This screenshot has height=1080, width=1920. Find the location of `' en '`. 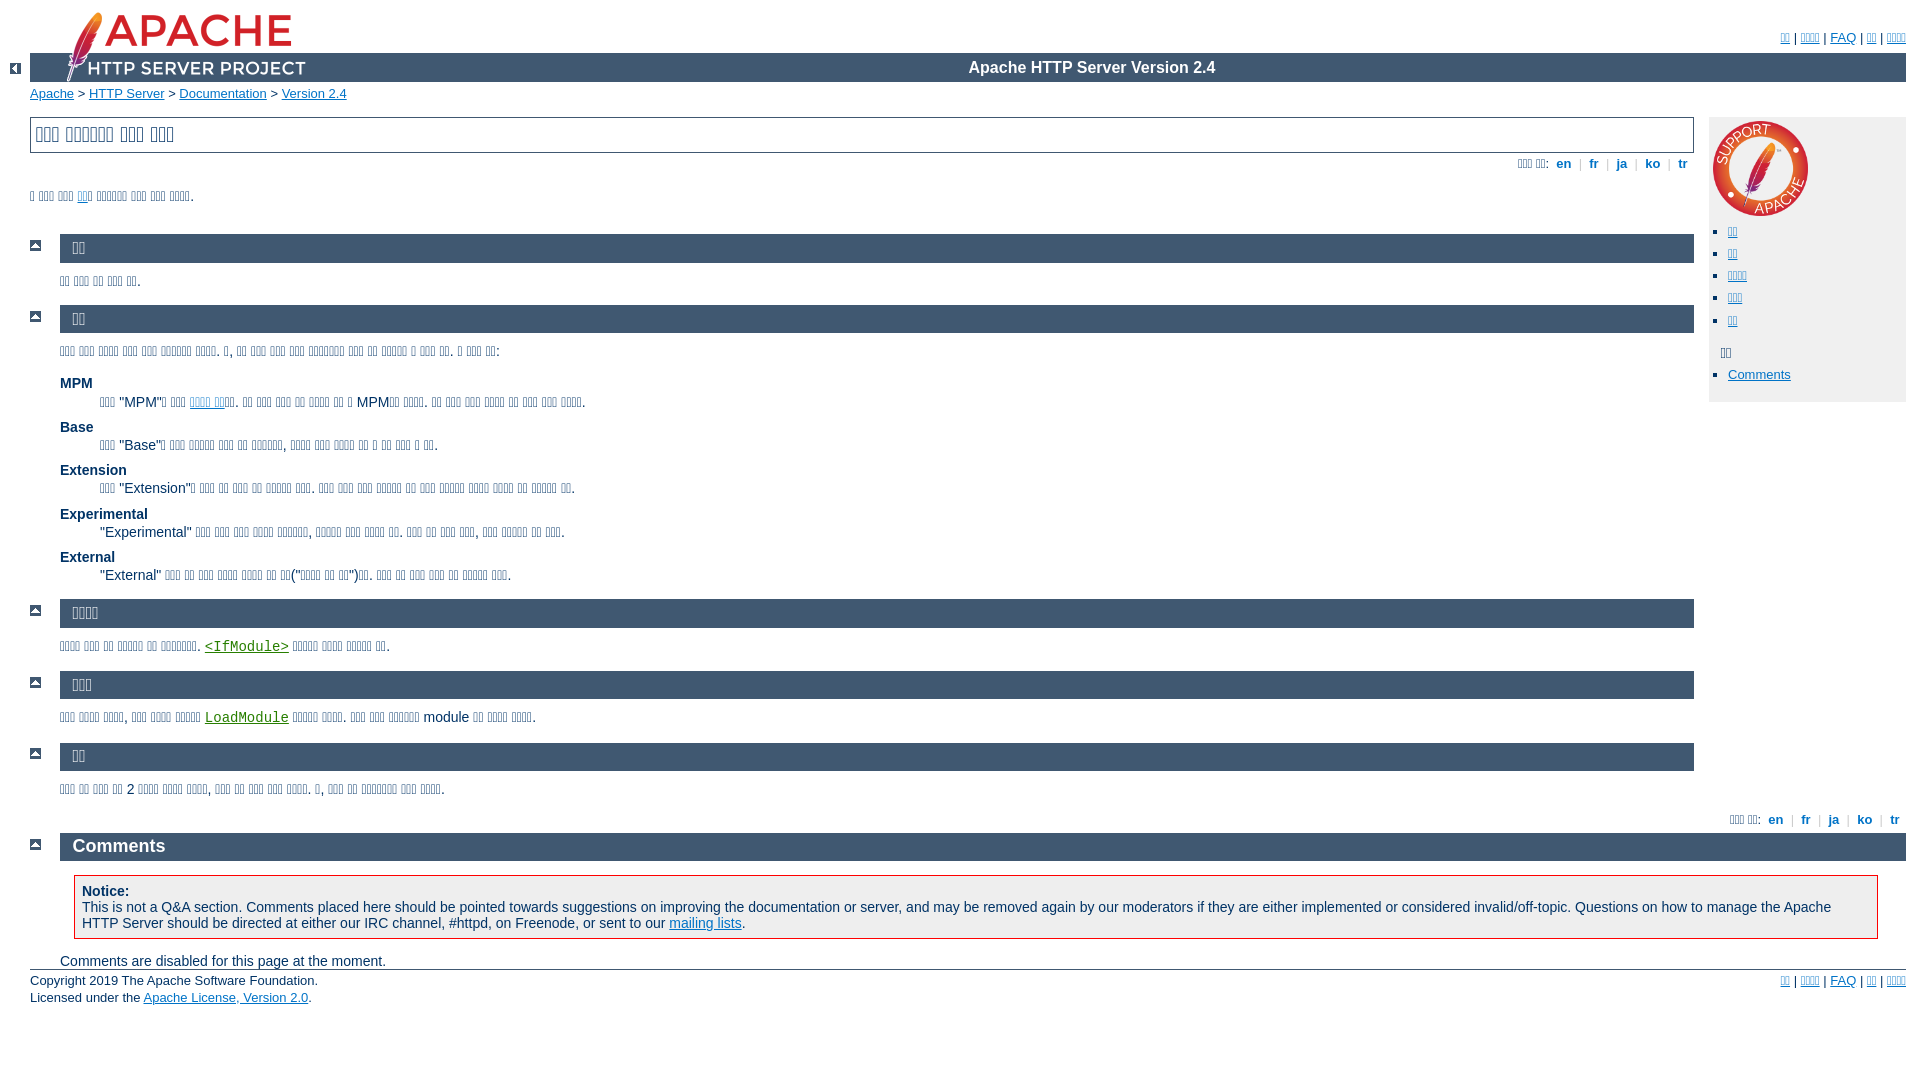

' en ' is located at coordinates (1563, 162).